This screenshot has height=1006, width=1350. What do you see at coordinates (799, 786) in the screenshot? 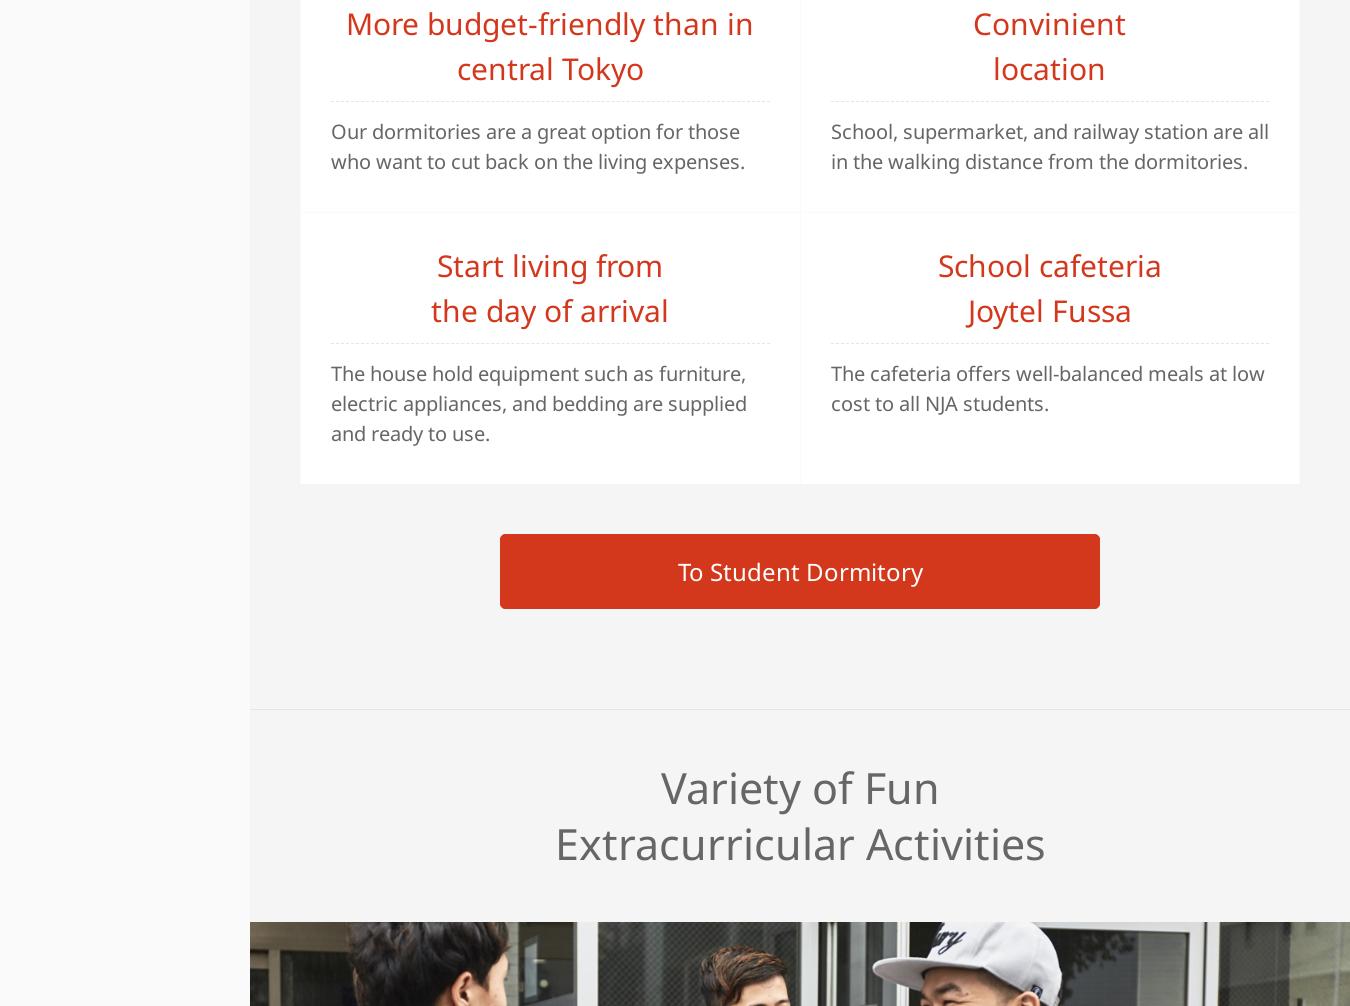
I see `'Variety of Fun'` at bounding box center [799, 786].